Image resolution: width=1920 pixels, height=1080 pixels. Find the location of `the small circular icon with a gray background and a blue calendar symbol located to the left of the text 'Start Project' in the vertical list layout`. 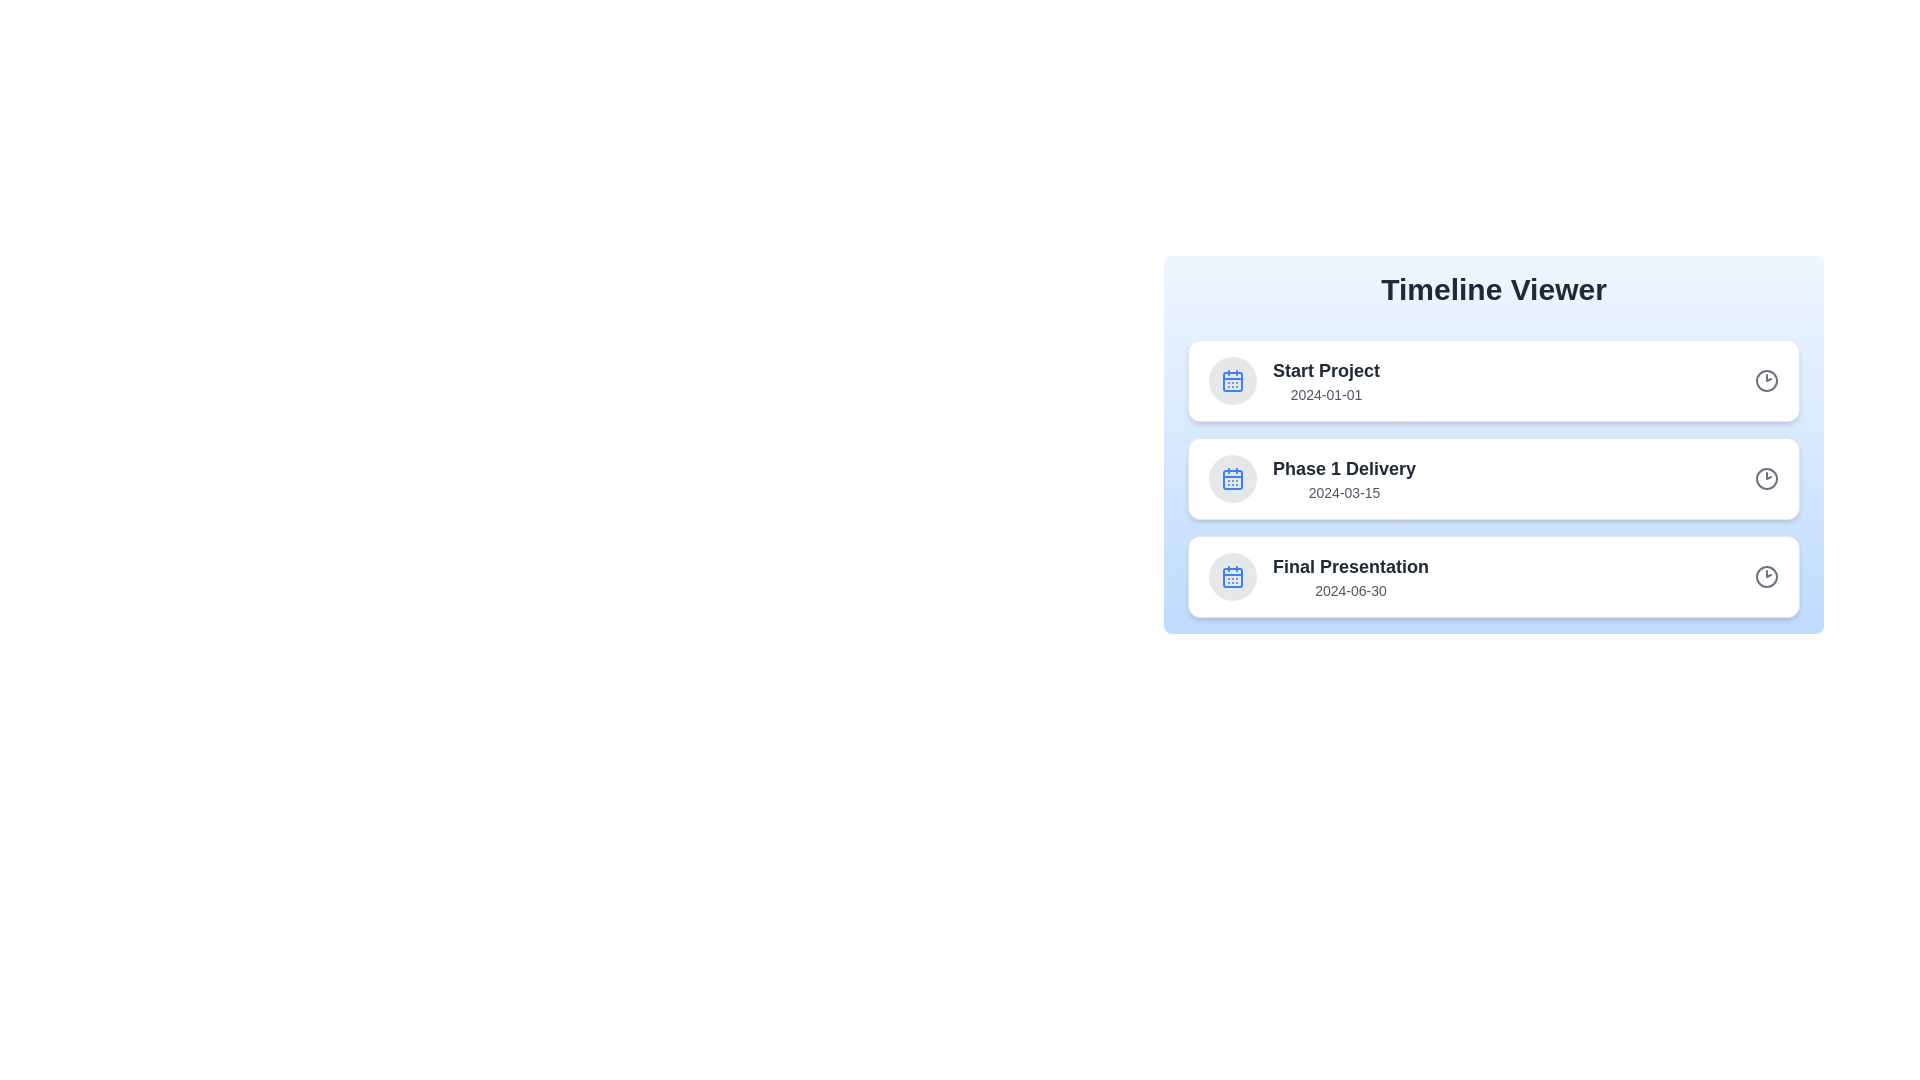

the small circular icon with a gray background and a blue calendar symbol located to the left of the text 'Start Project' in the vertical list layout is located at coordinates (1232, 381).